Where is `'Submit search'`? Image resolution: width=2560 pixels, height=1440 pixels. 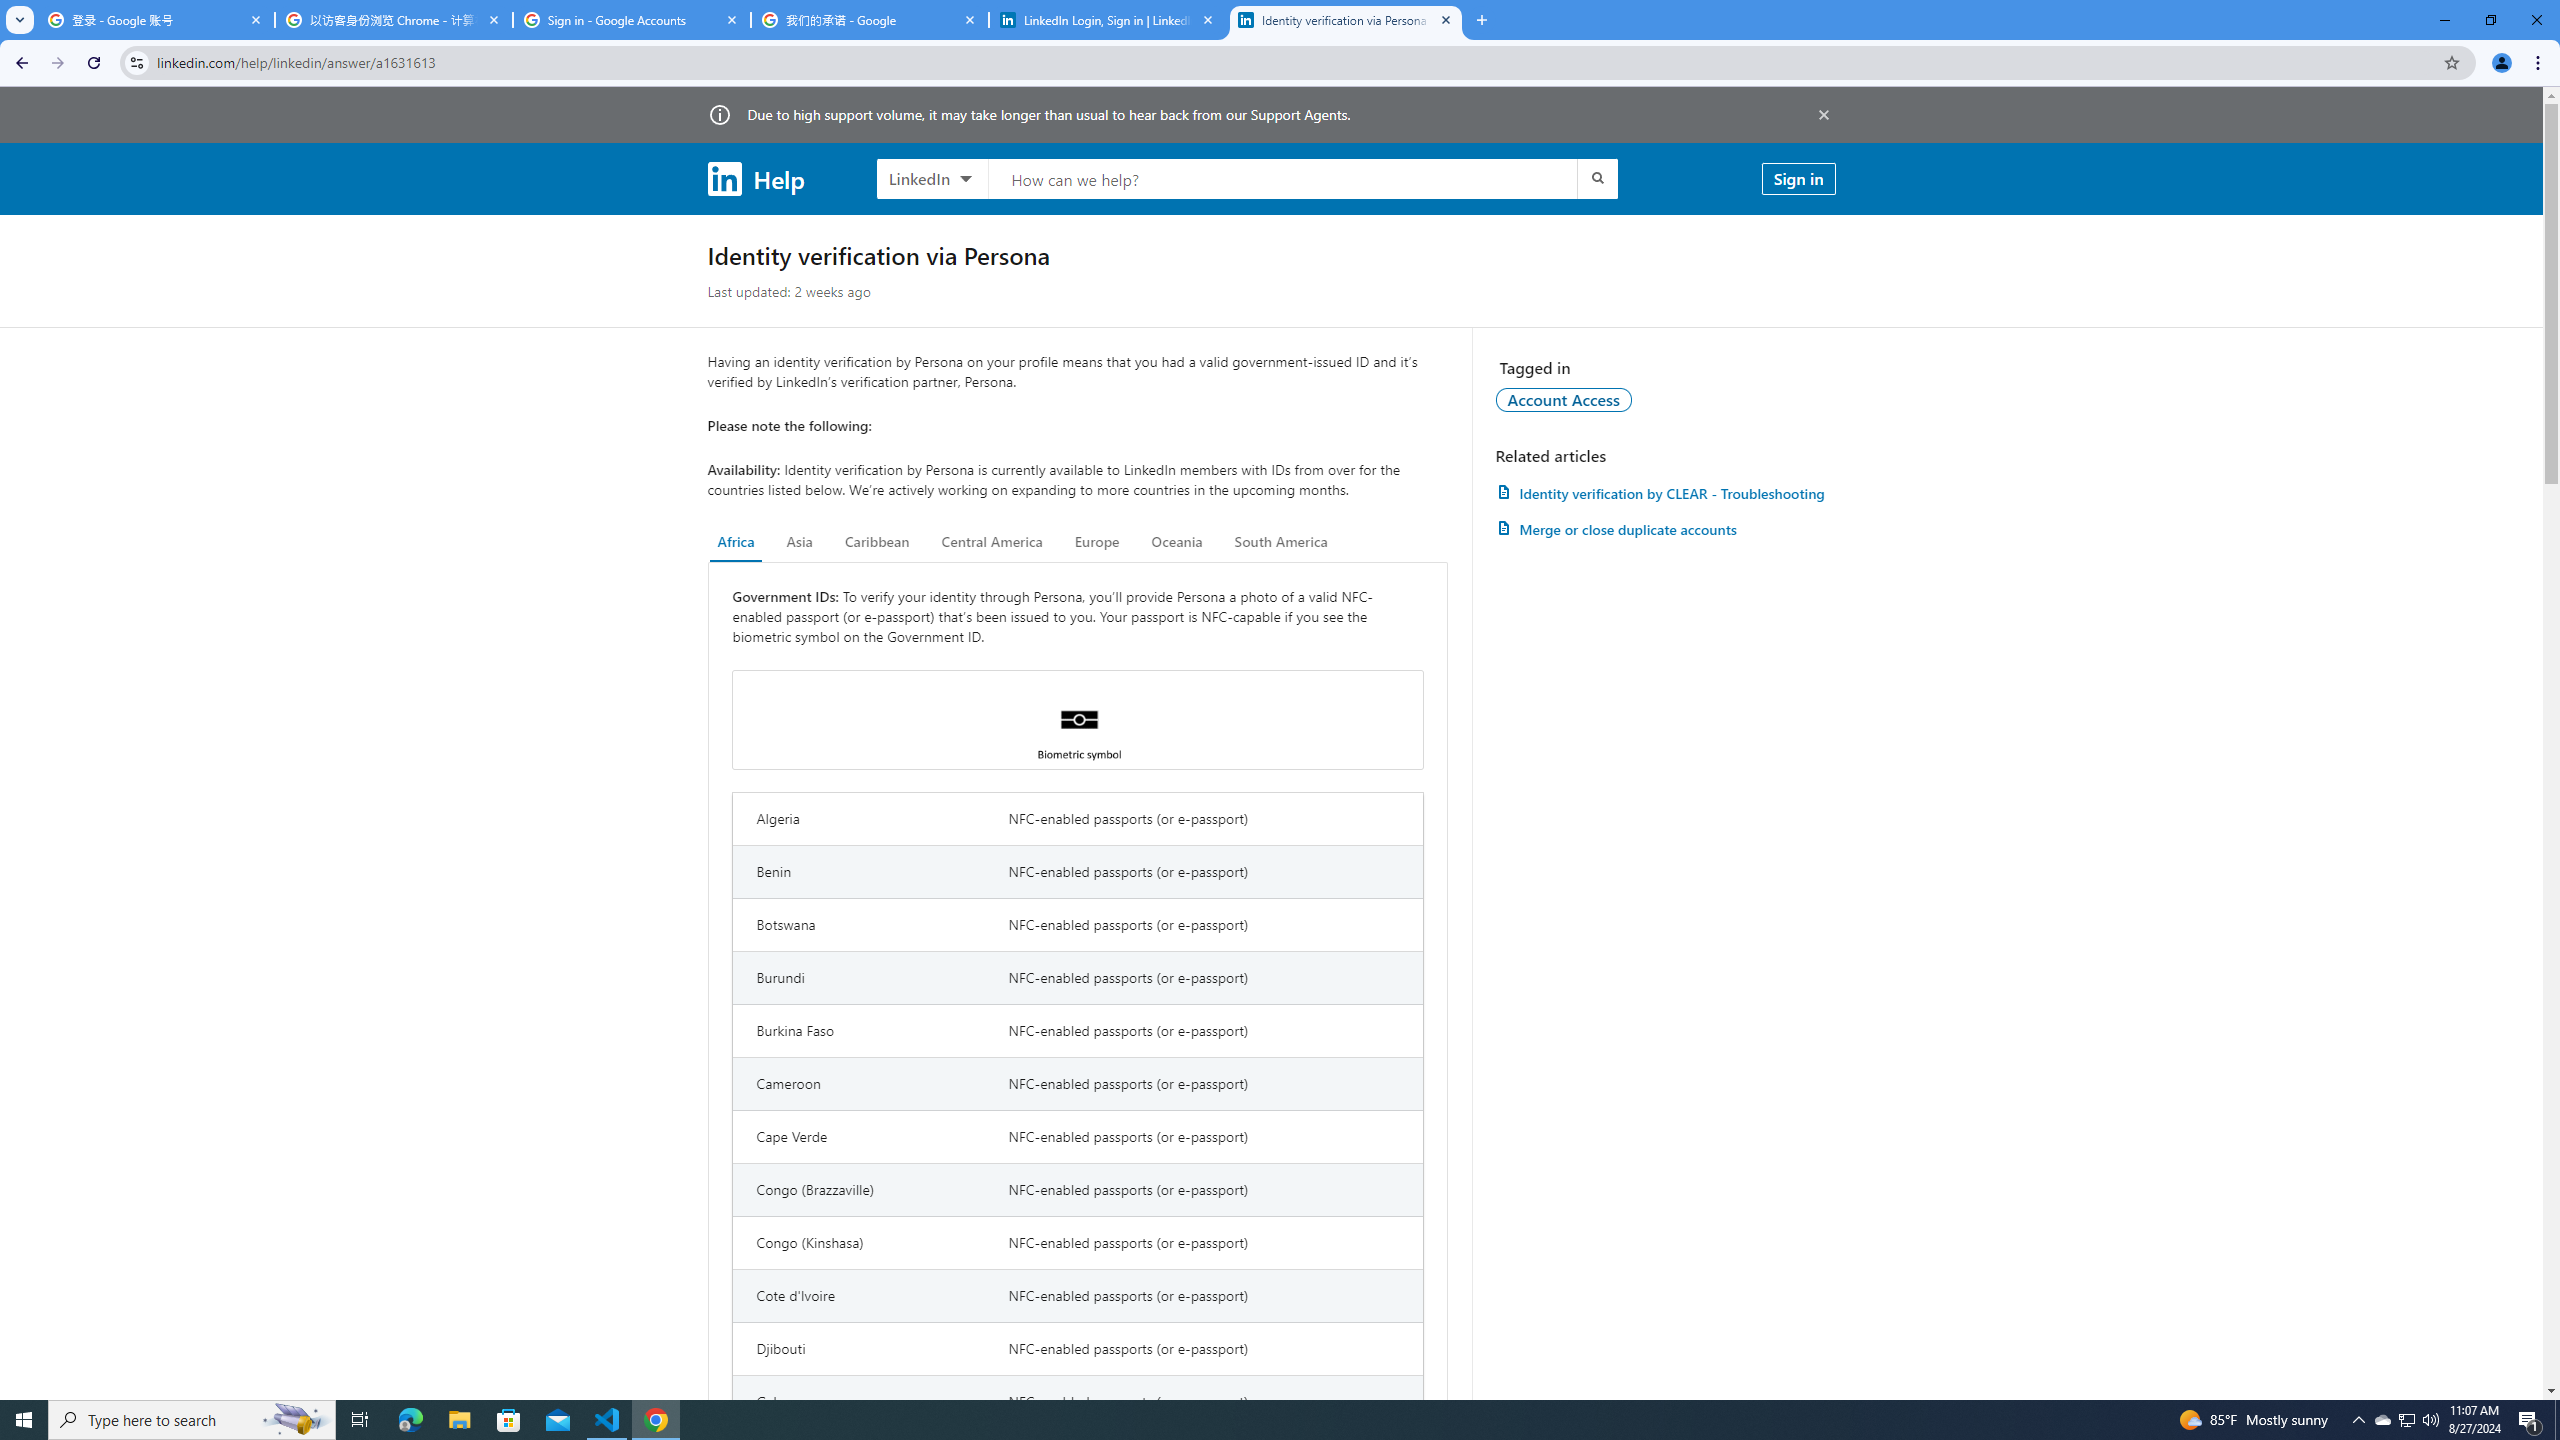
'Submit search' is located at coordinates (1597, 177).